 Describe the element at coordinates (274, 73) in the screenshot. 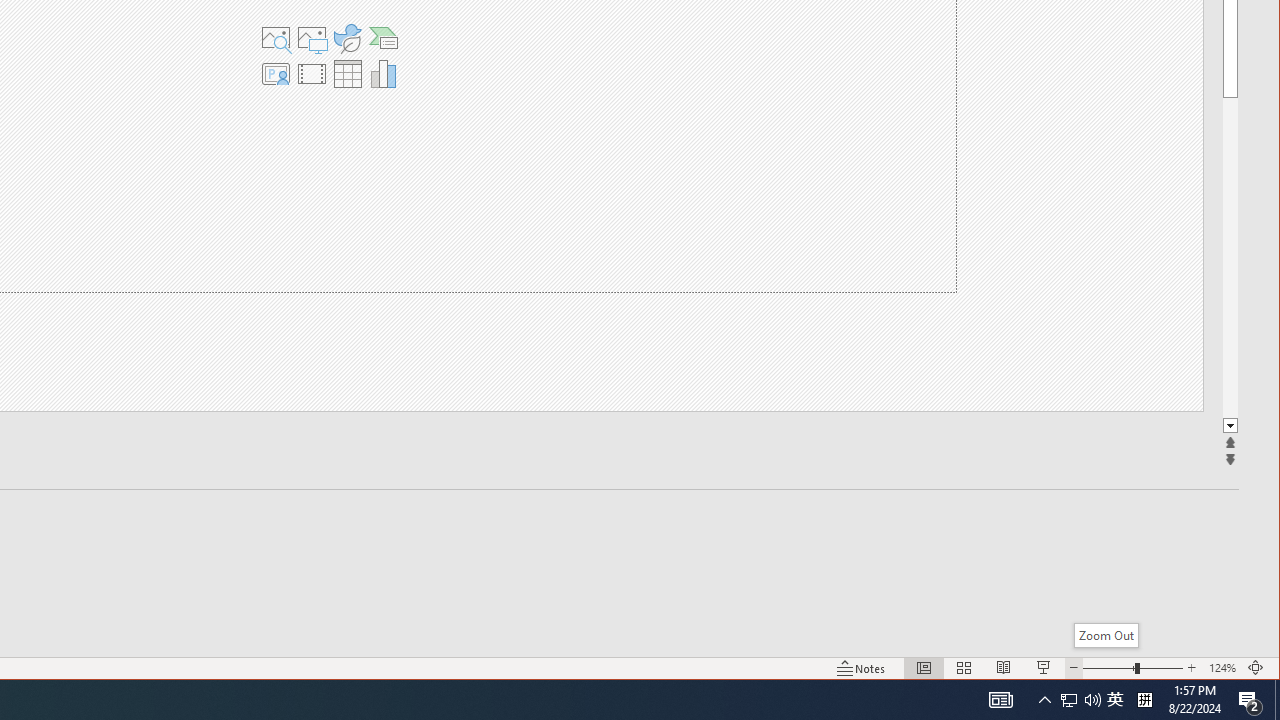

I see `'Insert Cameo'` at that location.